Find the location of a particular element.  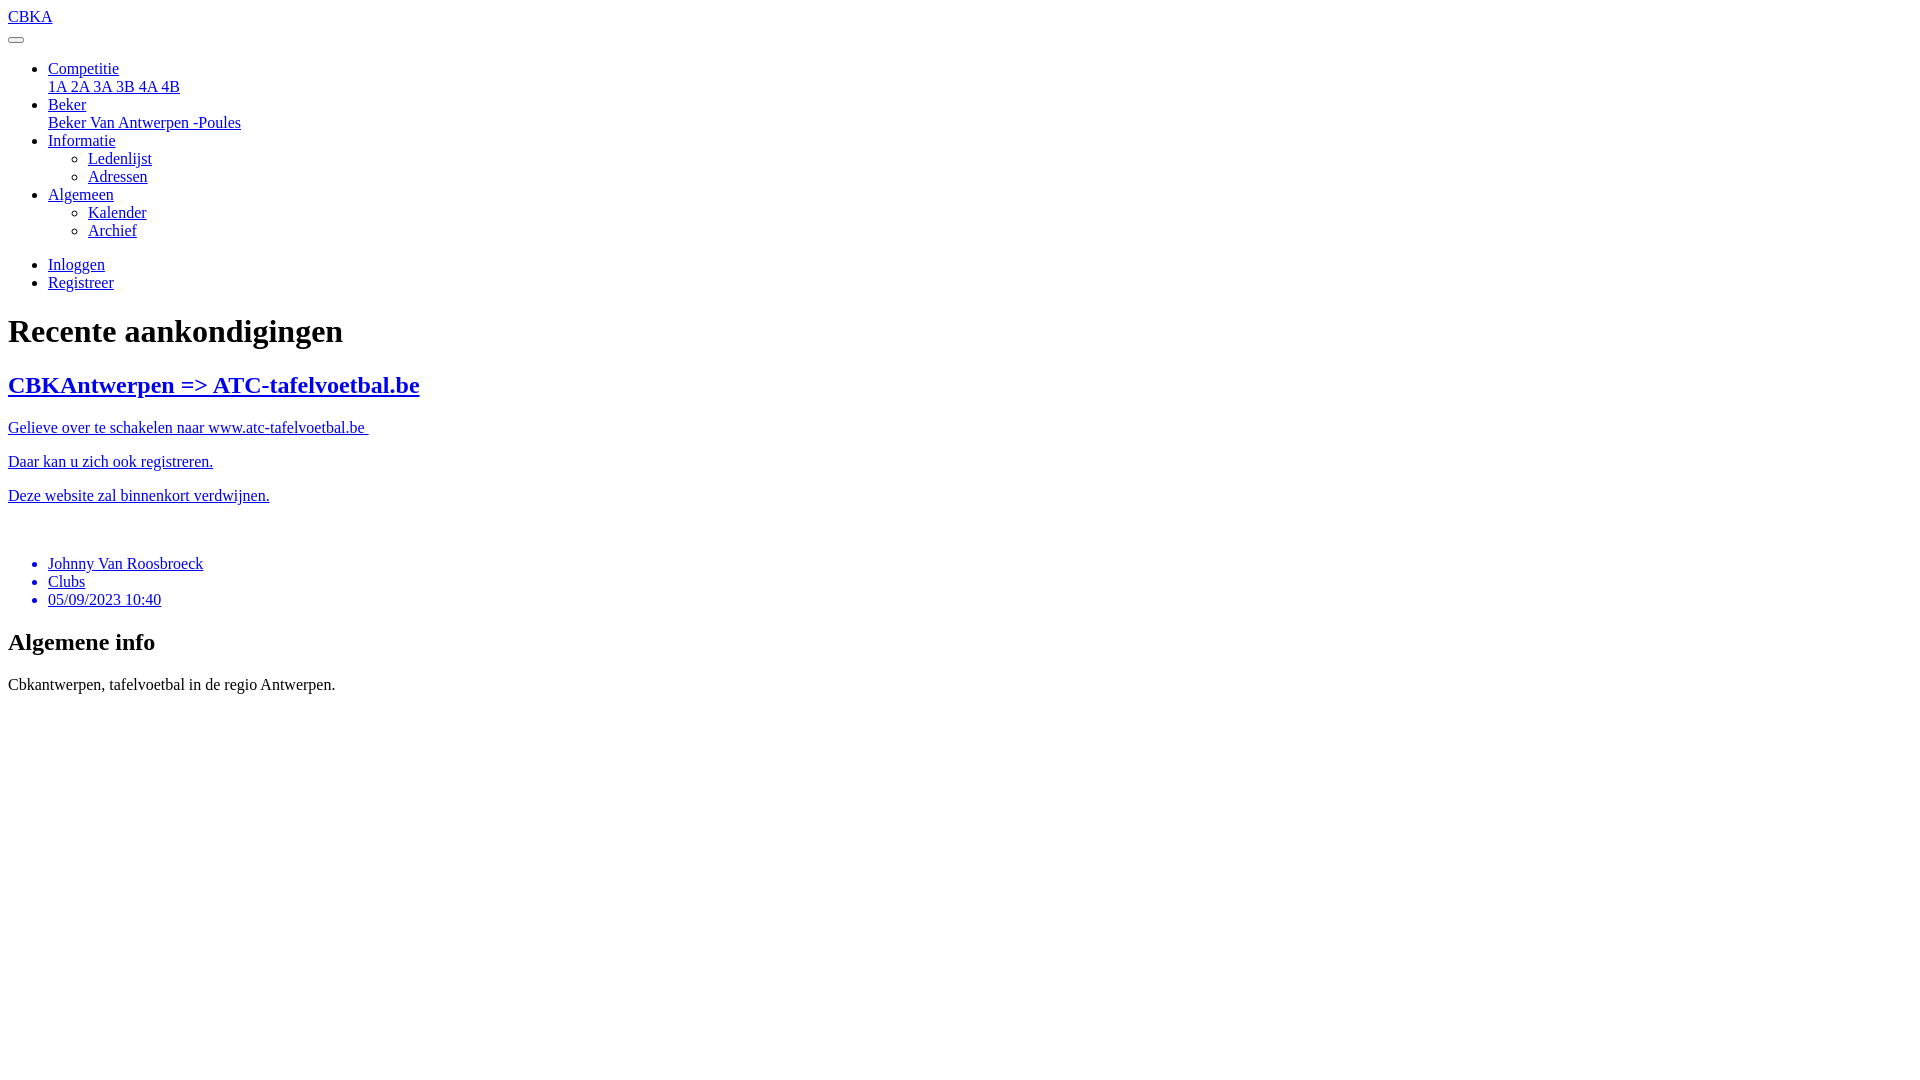

'Archief' is located at coordinates (86, 229).